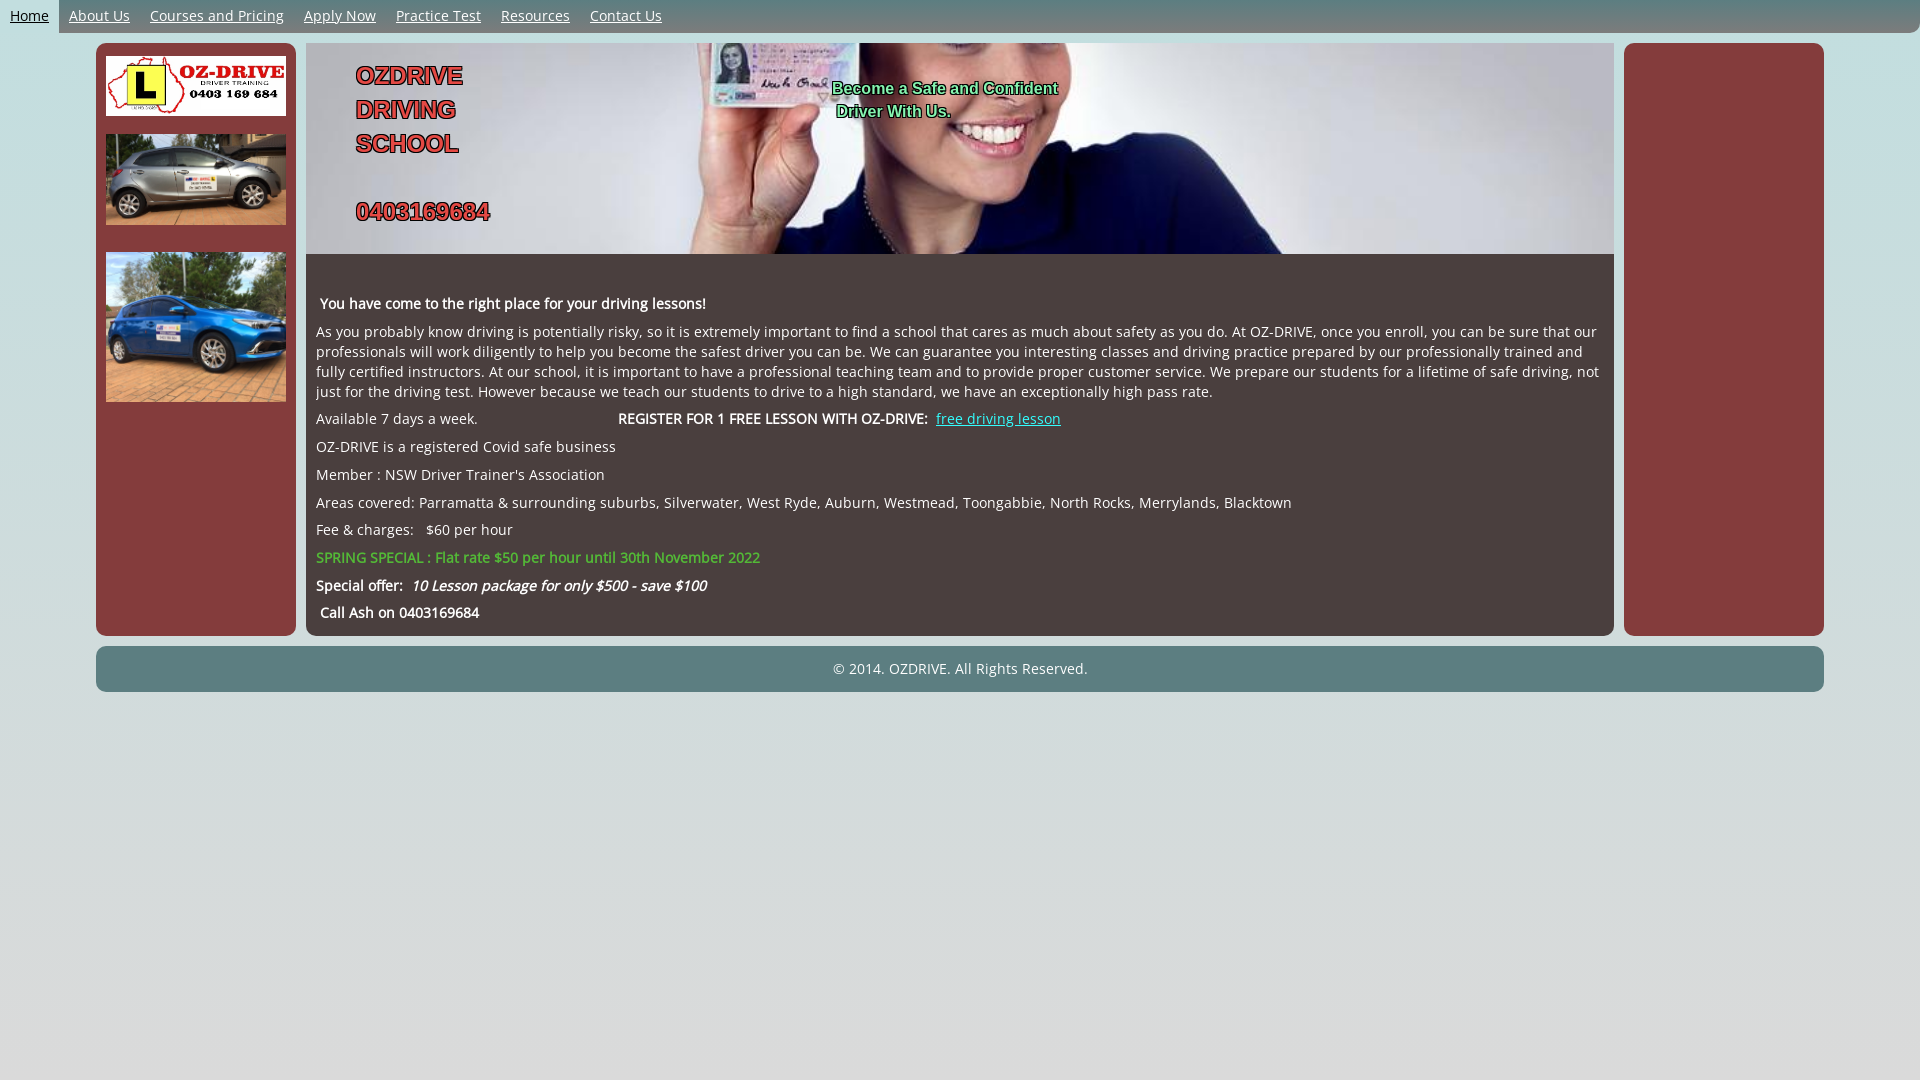 The image size is (1920, 1080). I want to click on 'Home', so click(29, 16).